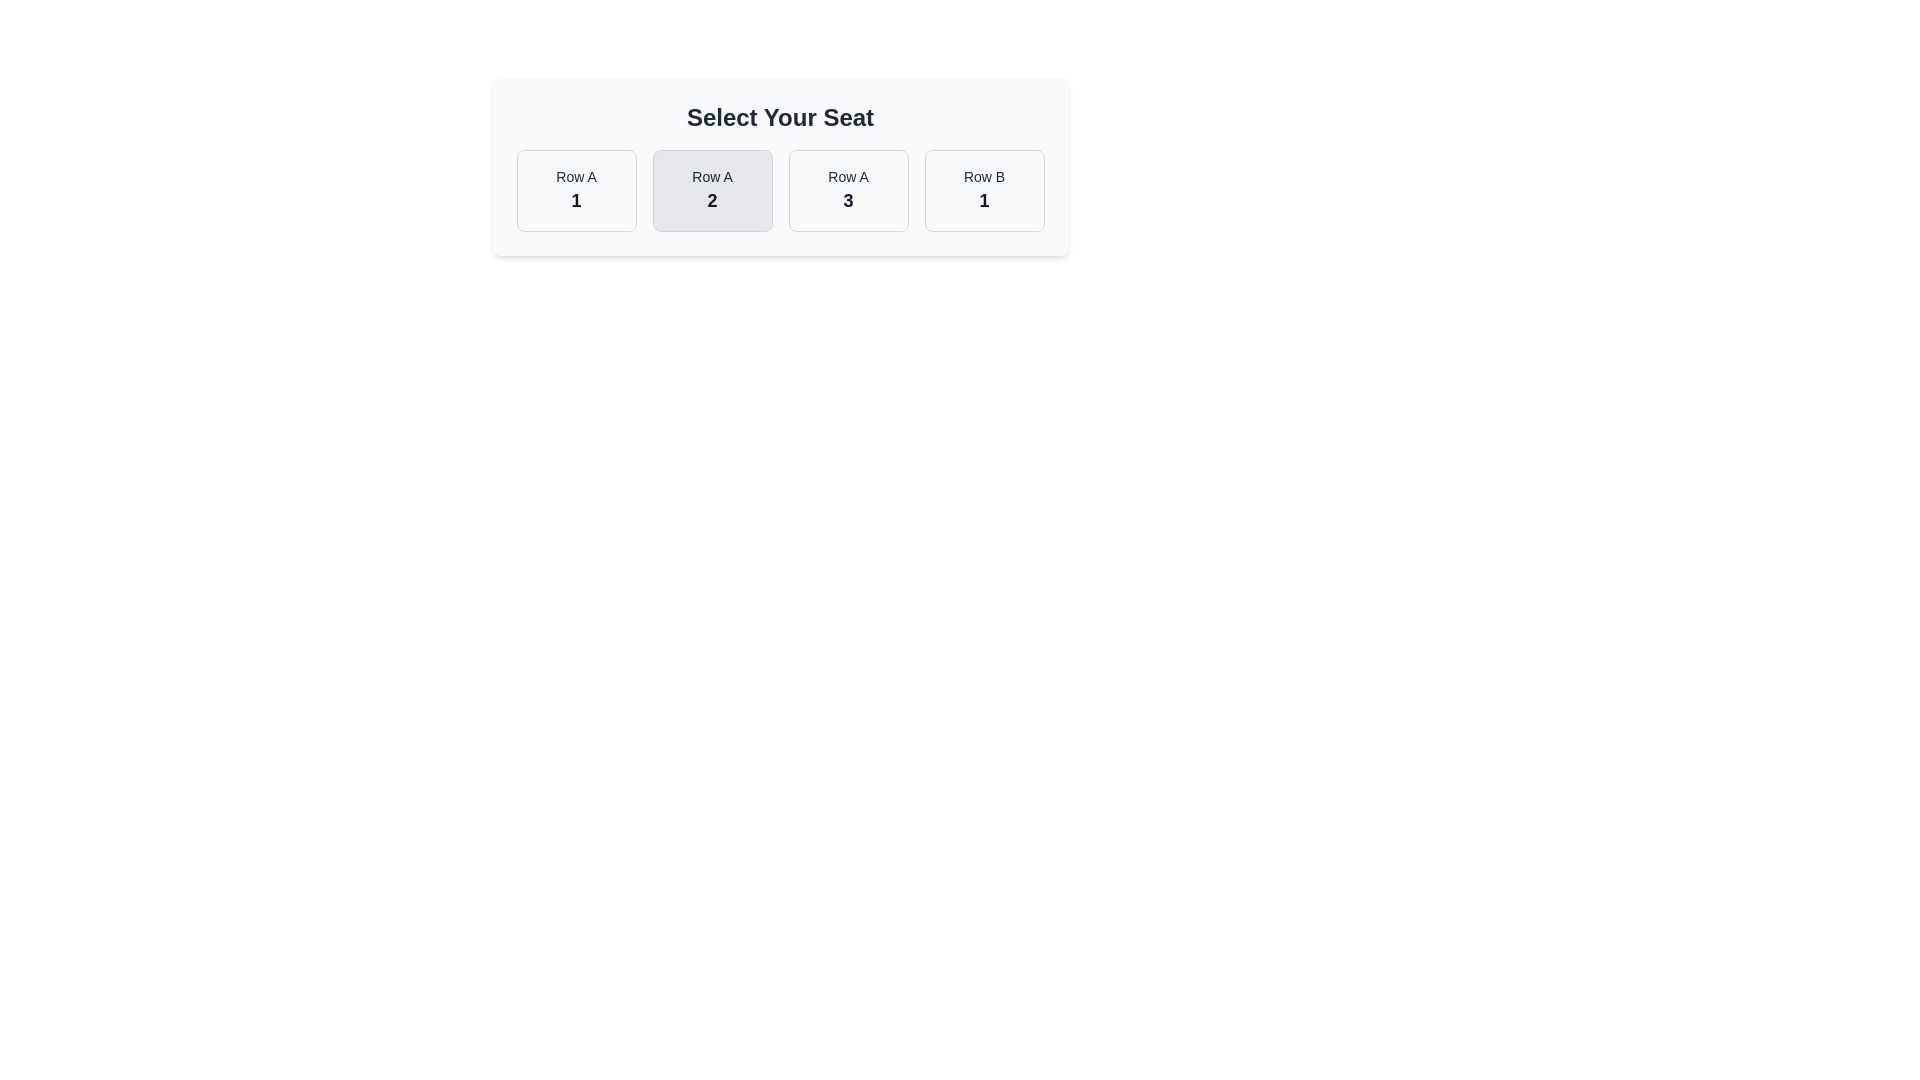 Image resolution: width=1920 pixels, height=1080 pixels. I want to click on text of the bold numeral '1' located below the text 'Row B' in the section labeled 'Row B', so click(984, 200).